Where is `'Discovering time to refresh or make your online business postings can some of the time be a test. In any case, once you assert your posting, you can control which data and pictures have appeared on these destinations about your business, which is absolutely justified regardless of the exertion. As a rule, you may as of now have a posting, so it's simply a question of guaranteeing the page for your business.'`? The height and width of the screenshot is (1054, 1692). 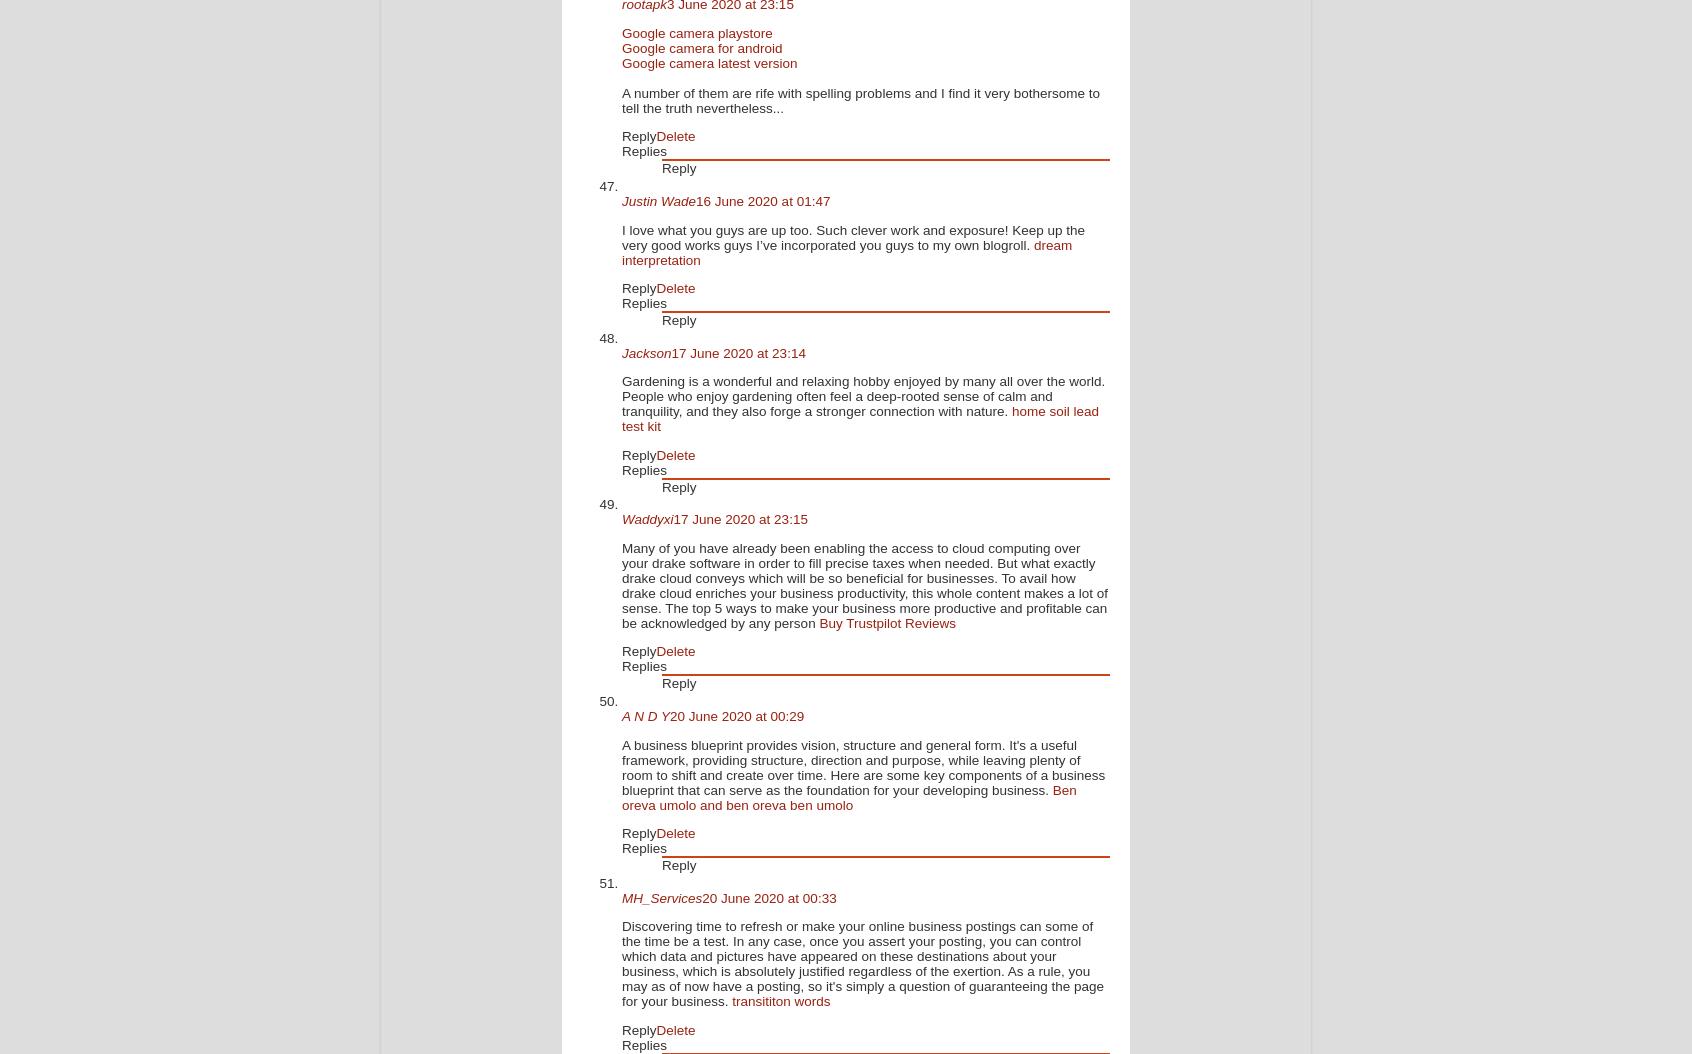
'Discovering time to refresh or make your online business postings can some of the time be a test. In any case, once you assert your posting, you can control which data and pictures have appeared on these destinations about your business, which is absolutely justified regardless of the exertion. As a rule, you may as of now have a posting, so it's simply a question of guaranteeing the page for your business.' is located at coordinates (620, 963).